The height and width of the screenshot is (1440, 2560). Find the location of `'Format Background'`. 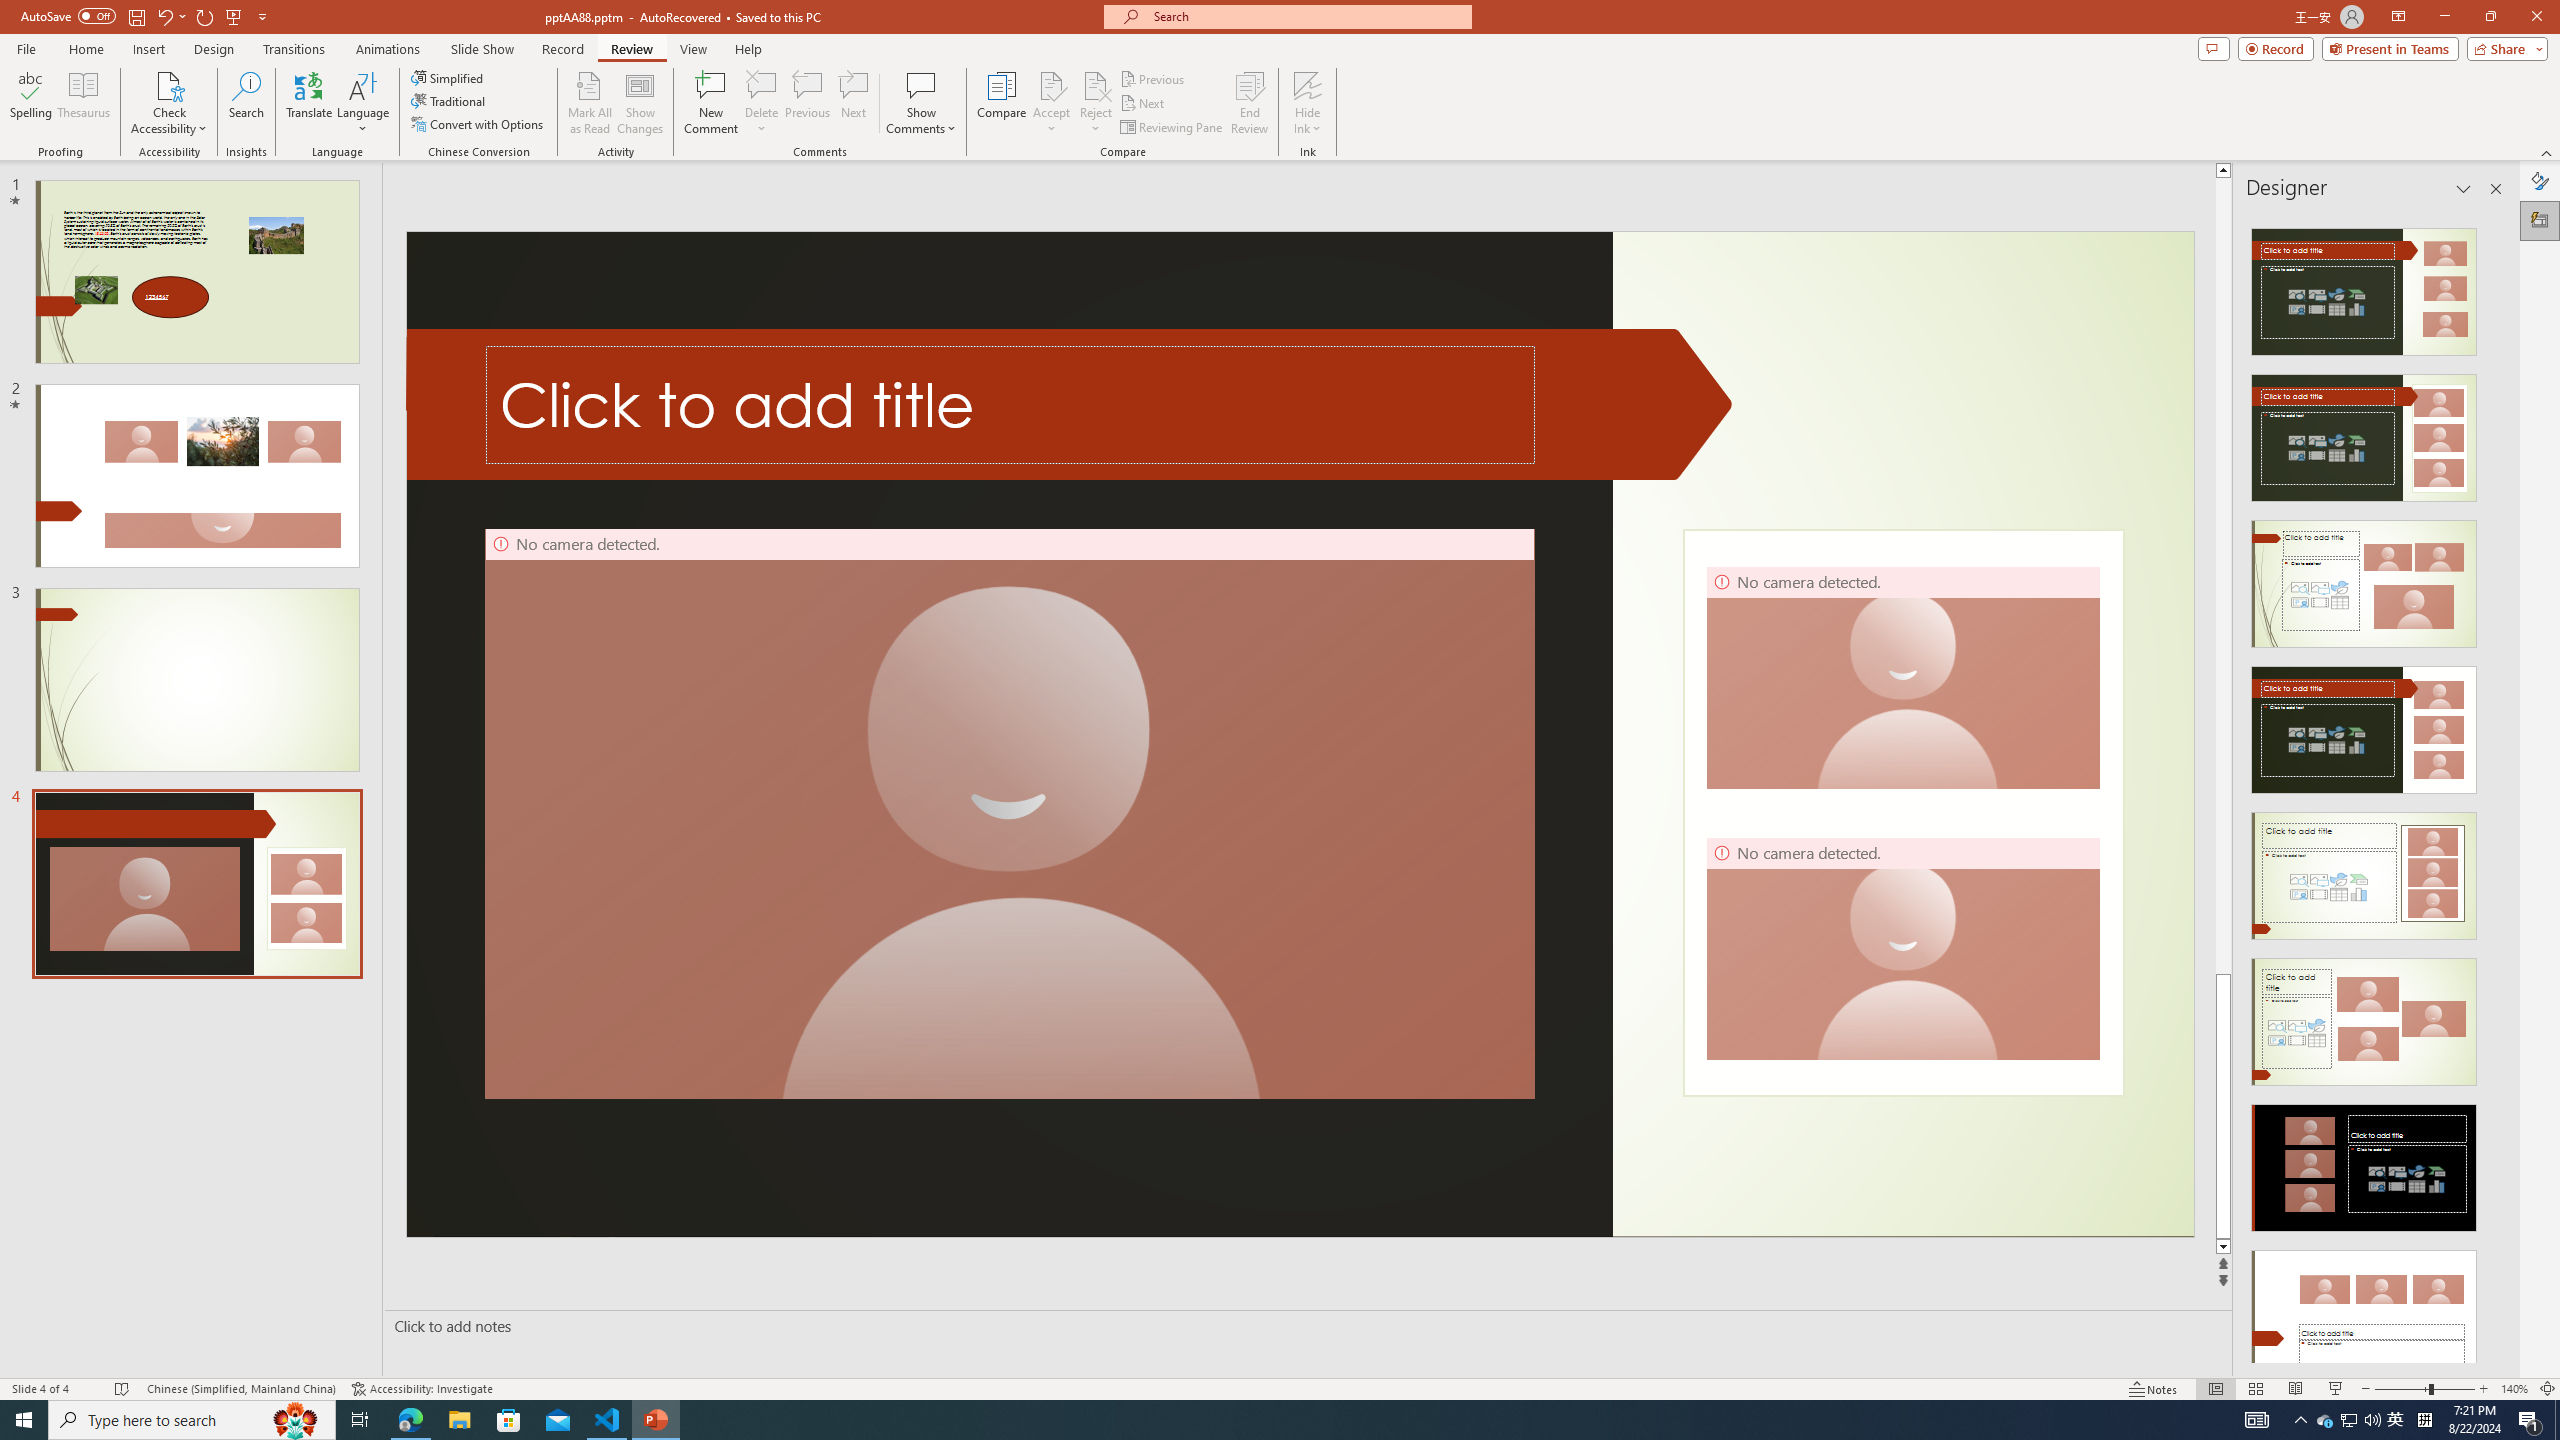

'Format Background' is located at coordinates (2539, 180).